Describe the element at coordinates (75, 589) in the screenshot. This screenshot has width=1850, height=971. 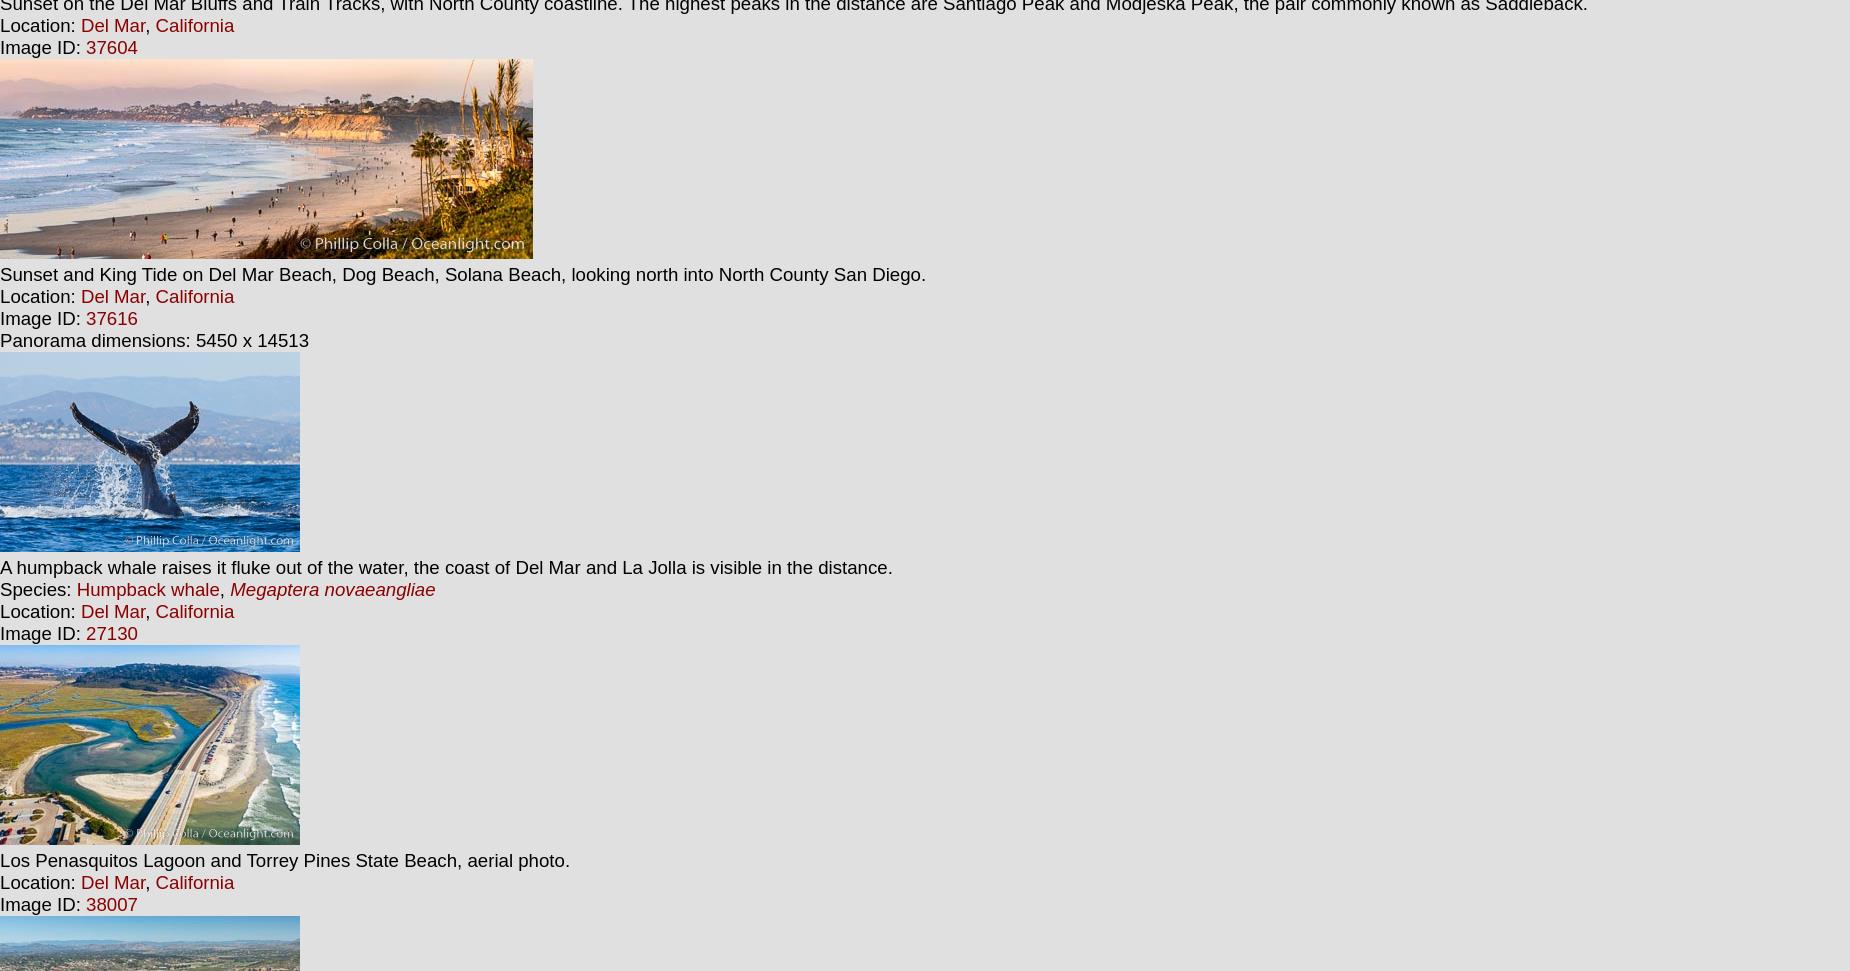
I see `'Humpback whale'` at that location.